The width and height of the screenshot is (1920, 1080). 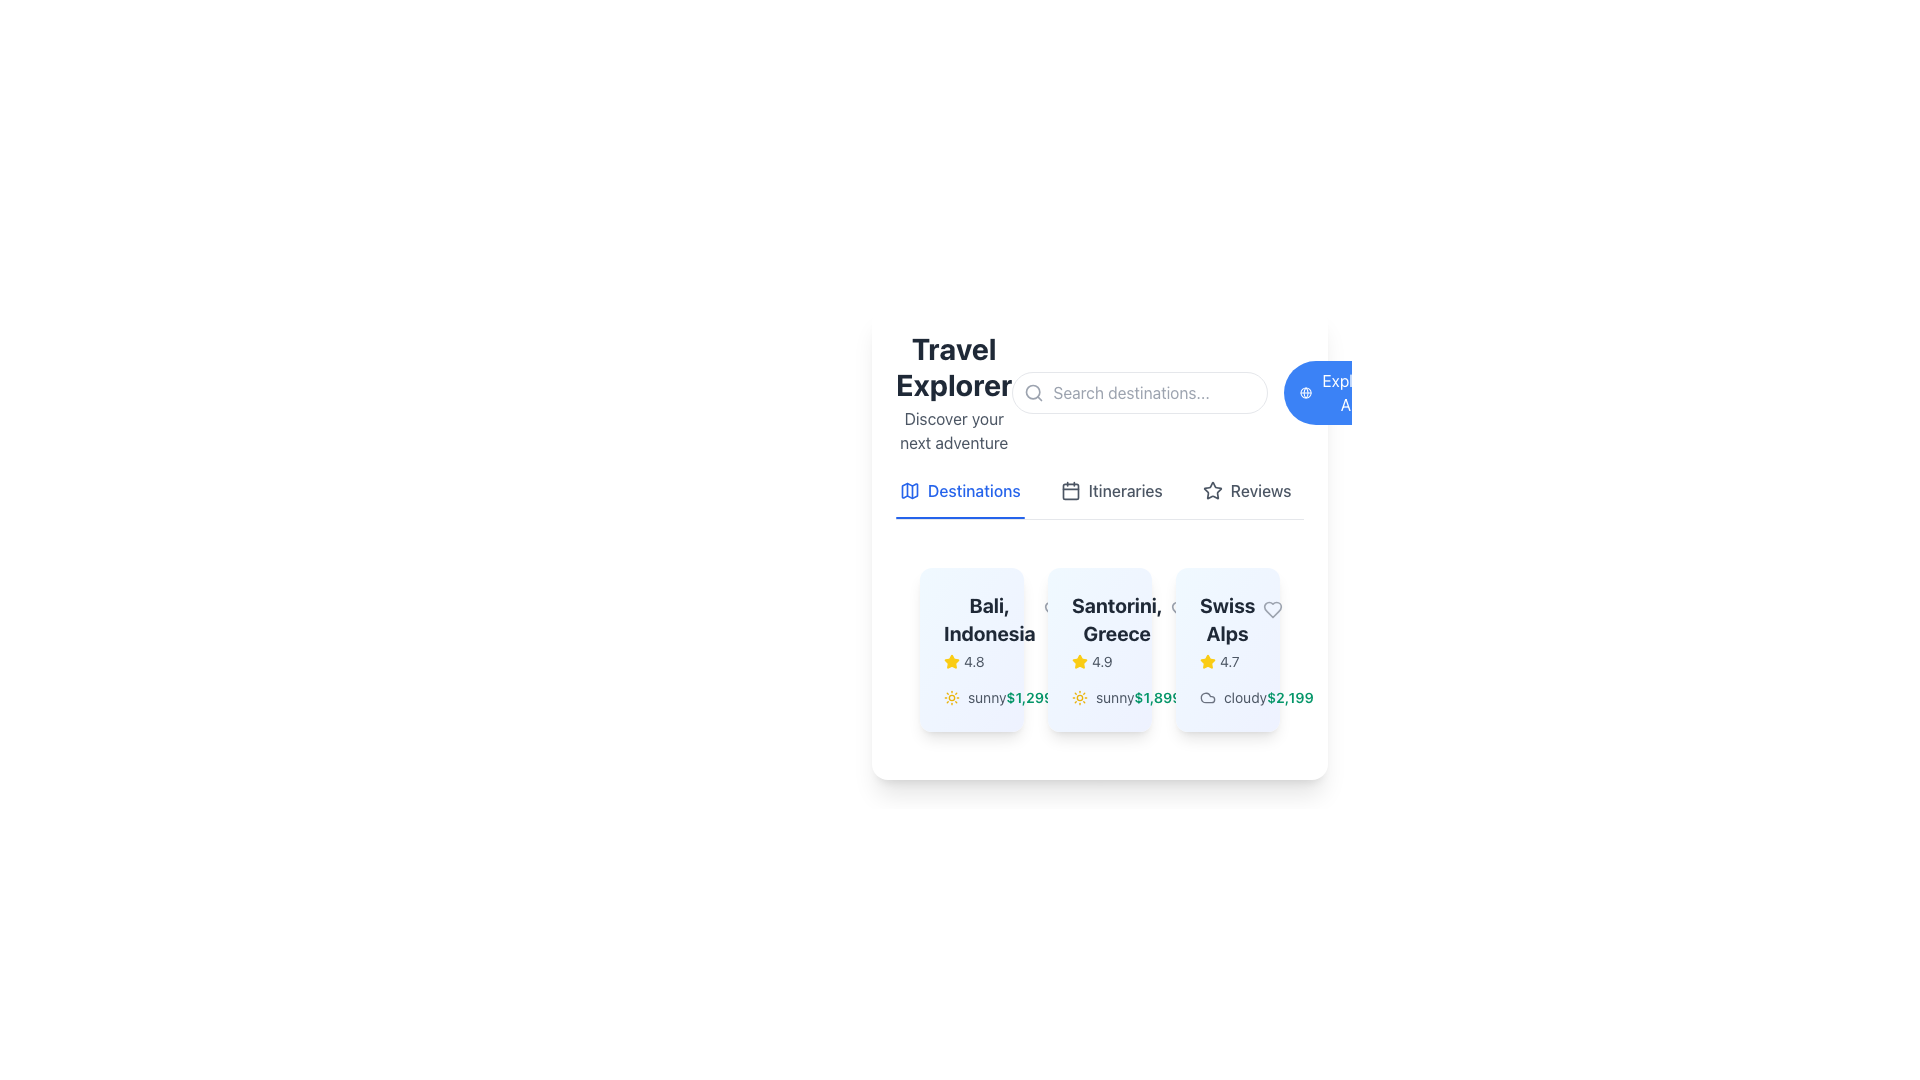 What do you see at coordinates (1272, 608) in the screenshot?
I see `the 'like' icon located in the top-right corner of the 'Swiss Alps' card` at bounding box center [1272, 608].